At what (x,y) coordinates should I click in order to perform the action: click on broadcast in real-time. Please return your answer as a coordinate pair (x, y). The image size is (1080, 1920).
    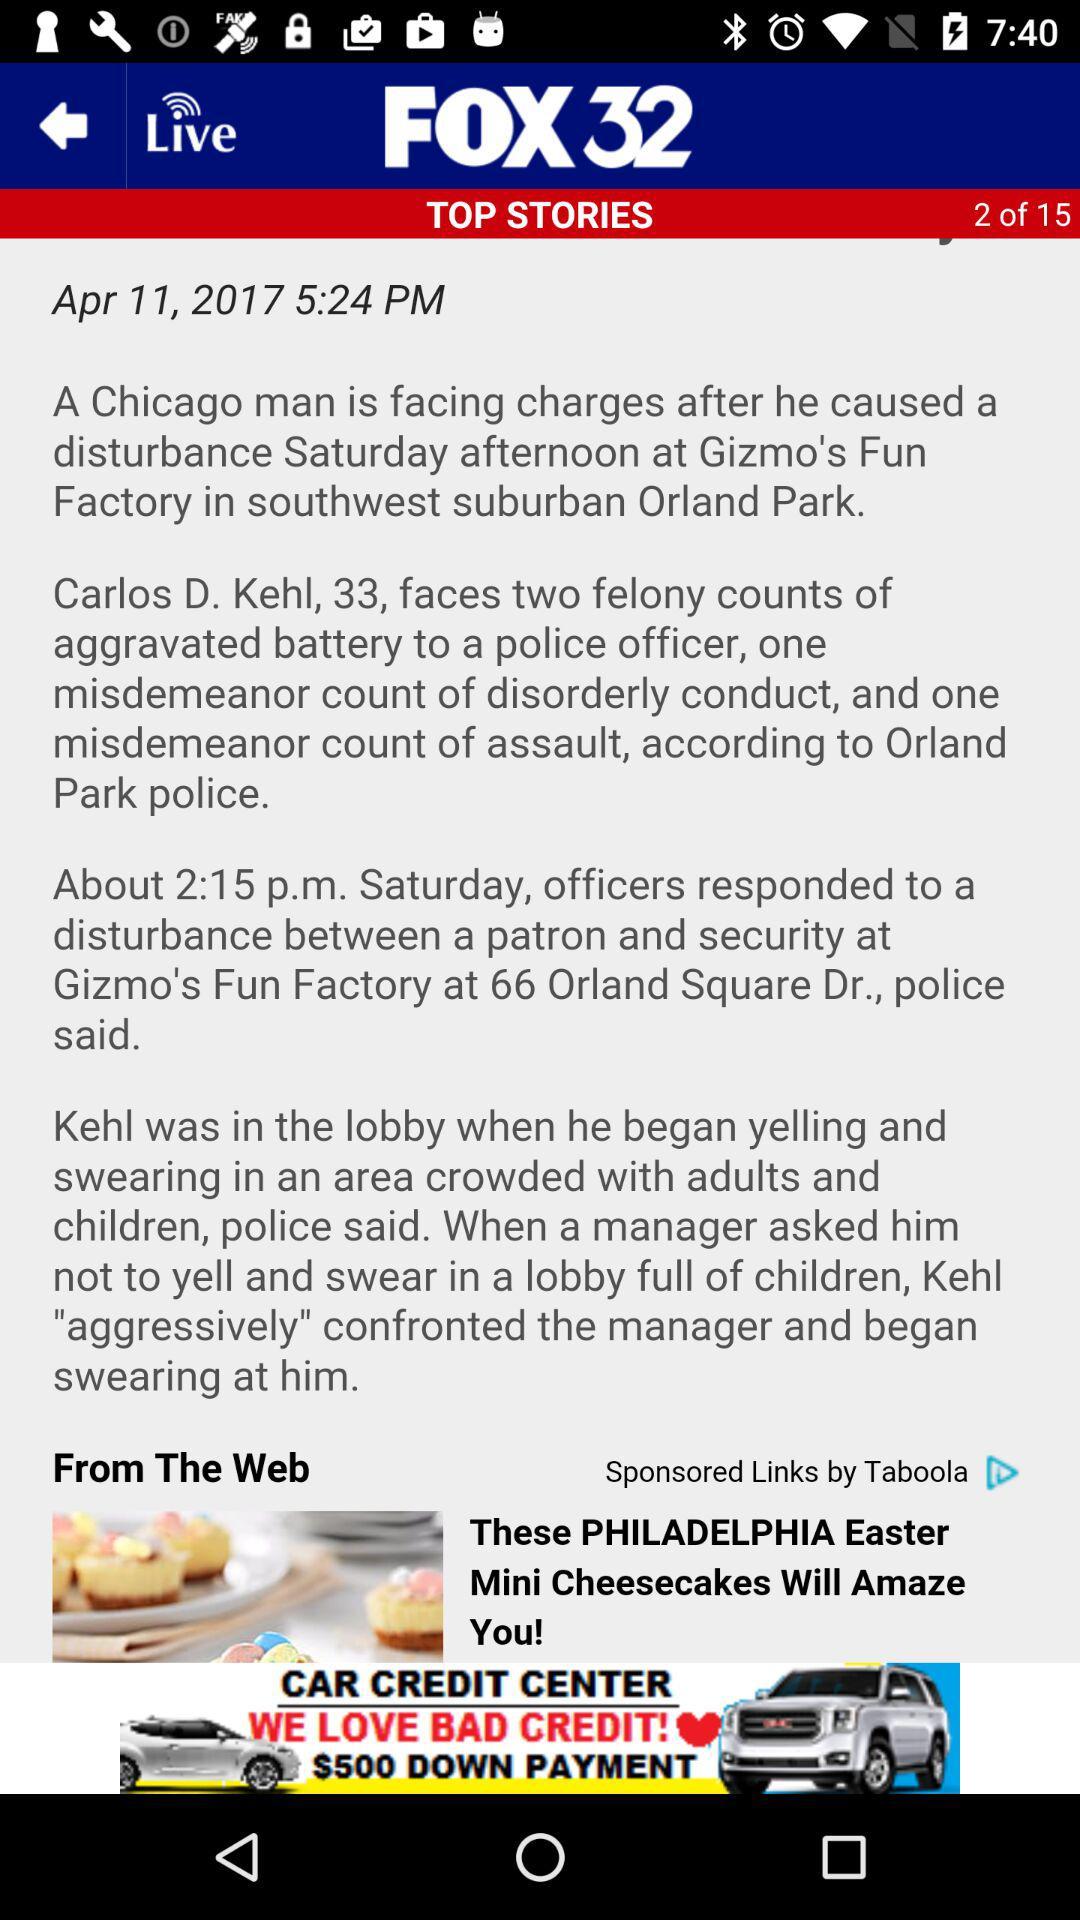
    Looking at the image, I should click on (189, 124).